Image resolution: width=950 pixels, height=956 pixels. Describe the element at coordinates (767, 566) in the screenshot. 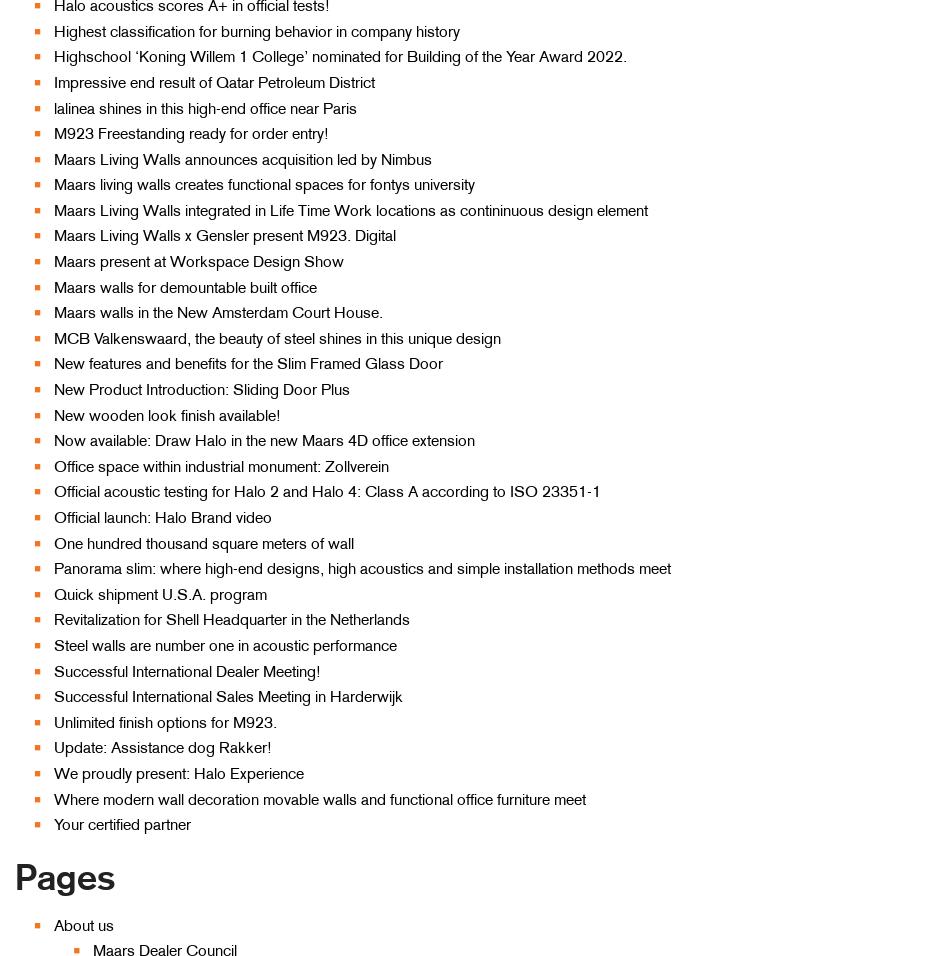

I see `'Newtonweg 1'` at that location.